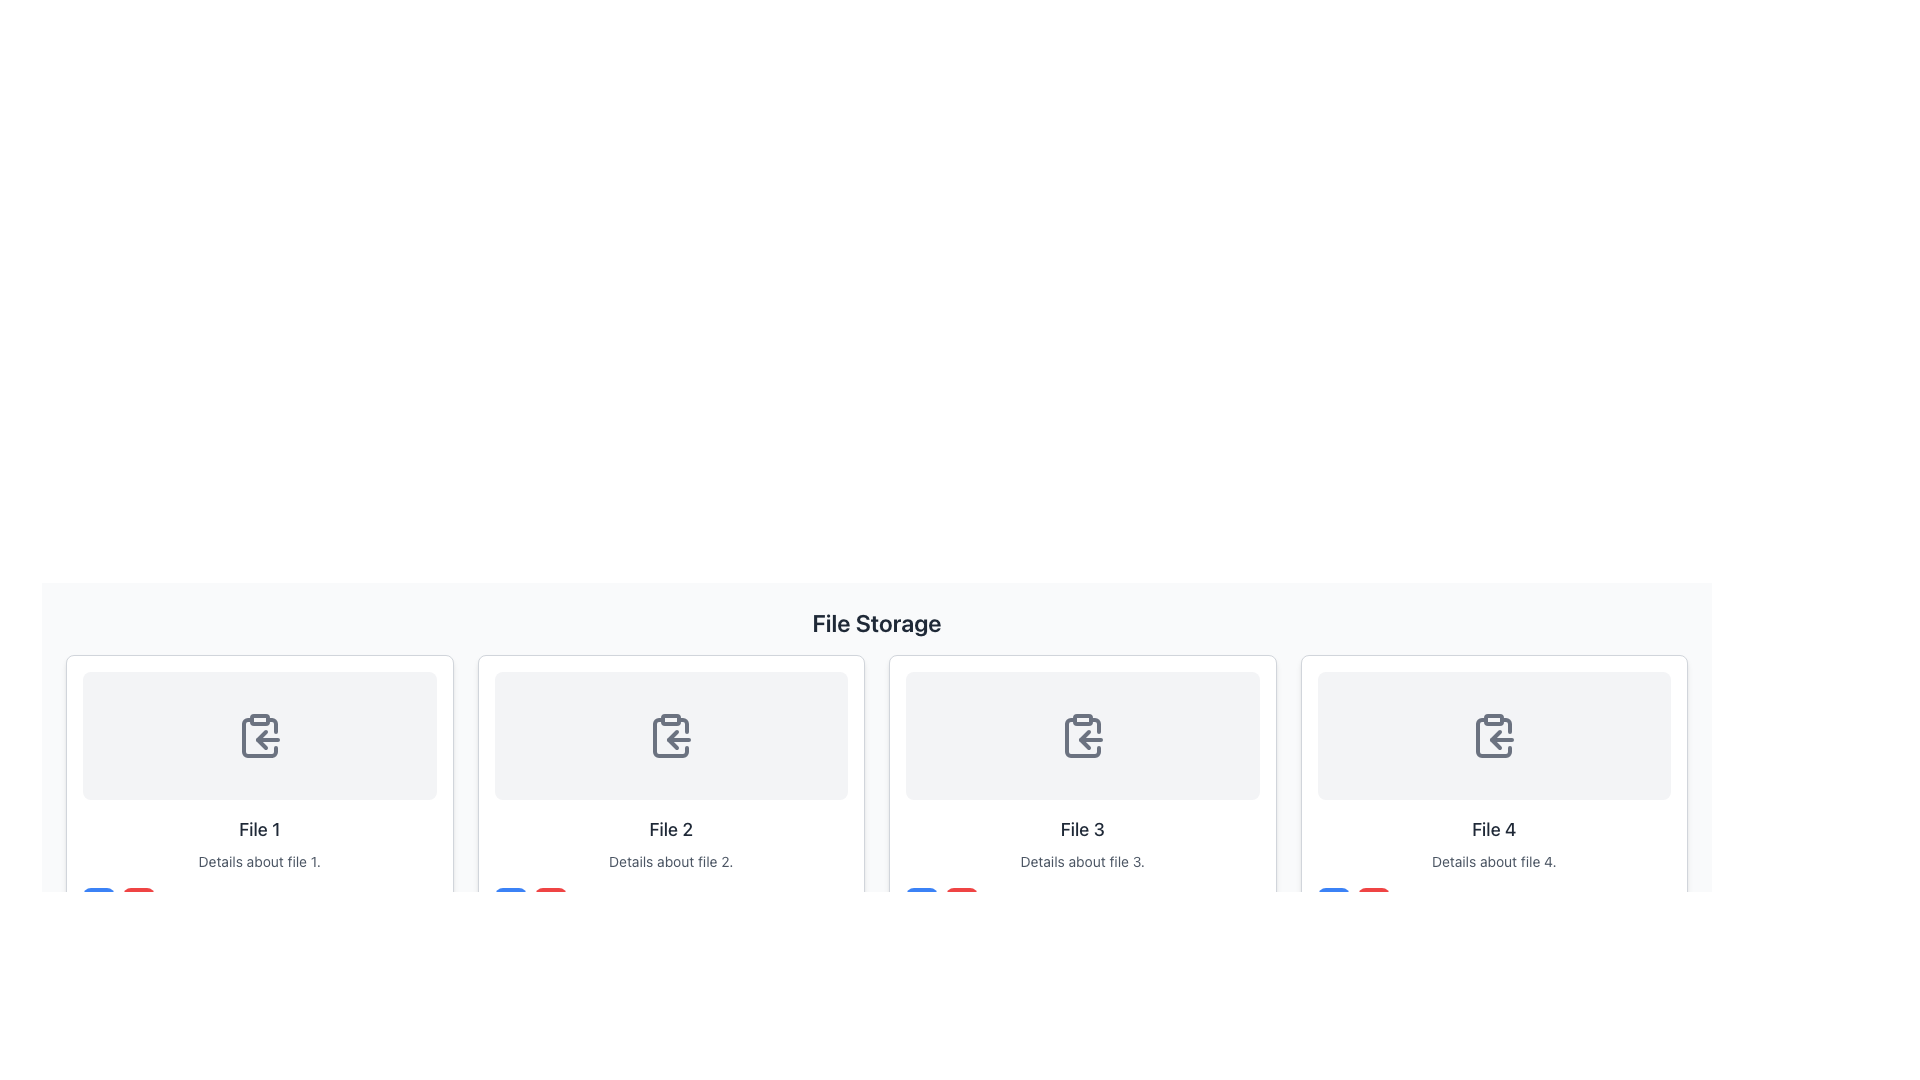  I want to click on the text label displaying 'Details about file 3.' which is located below the title 'File 3' in the third card of the grid, so click(1081, 860).